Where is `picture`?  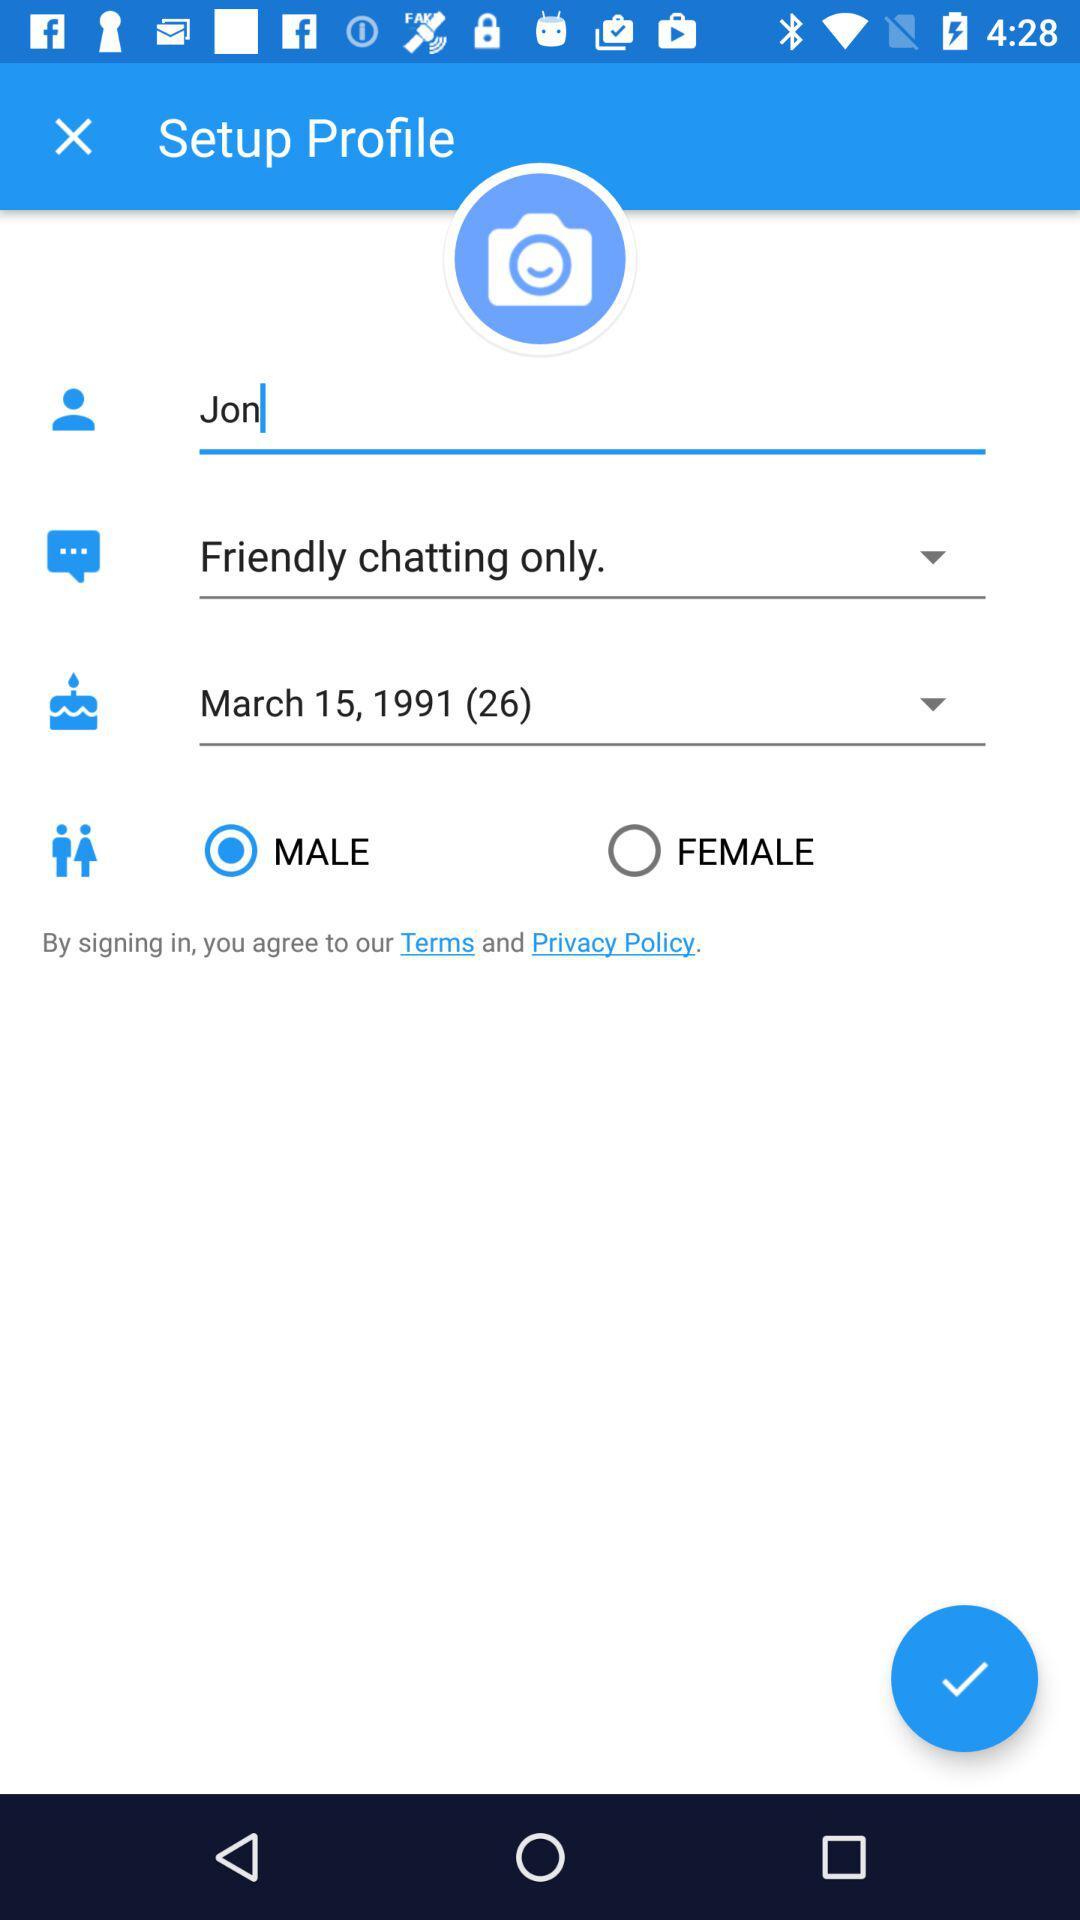 picture is located at coordinates (540, 257).